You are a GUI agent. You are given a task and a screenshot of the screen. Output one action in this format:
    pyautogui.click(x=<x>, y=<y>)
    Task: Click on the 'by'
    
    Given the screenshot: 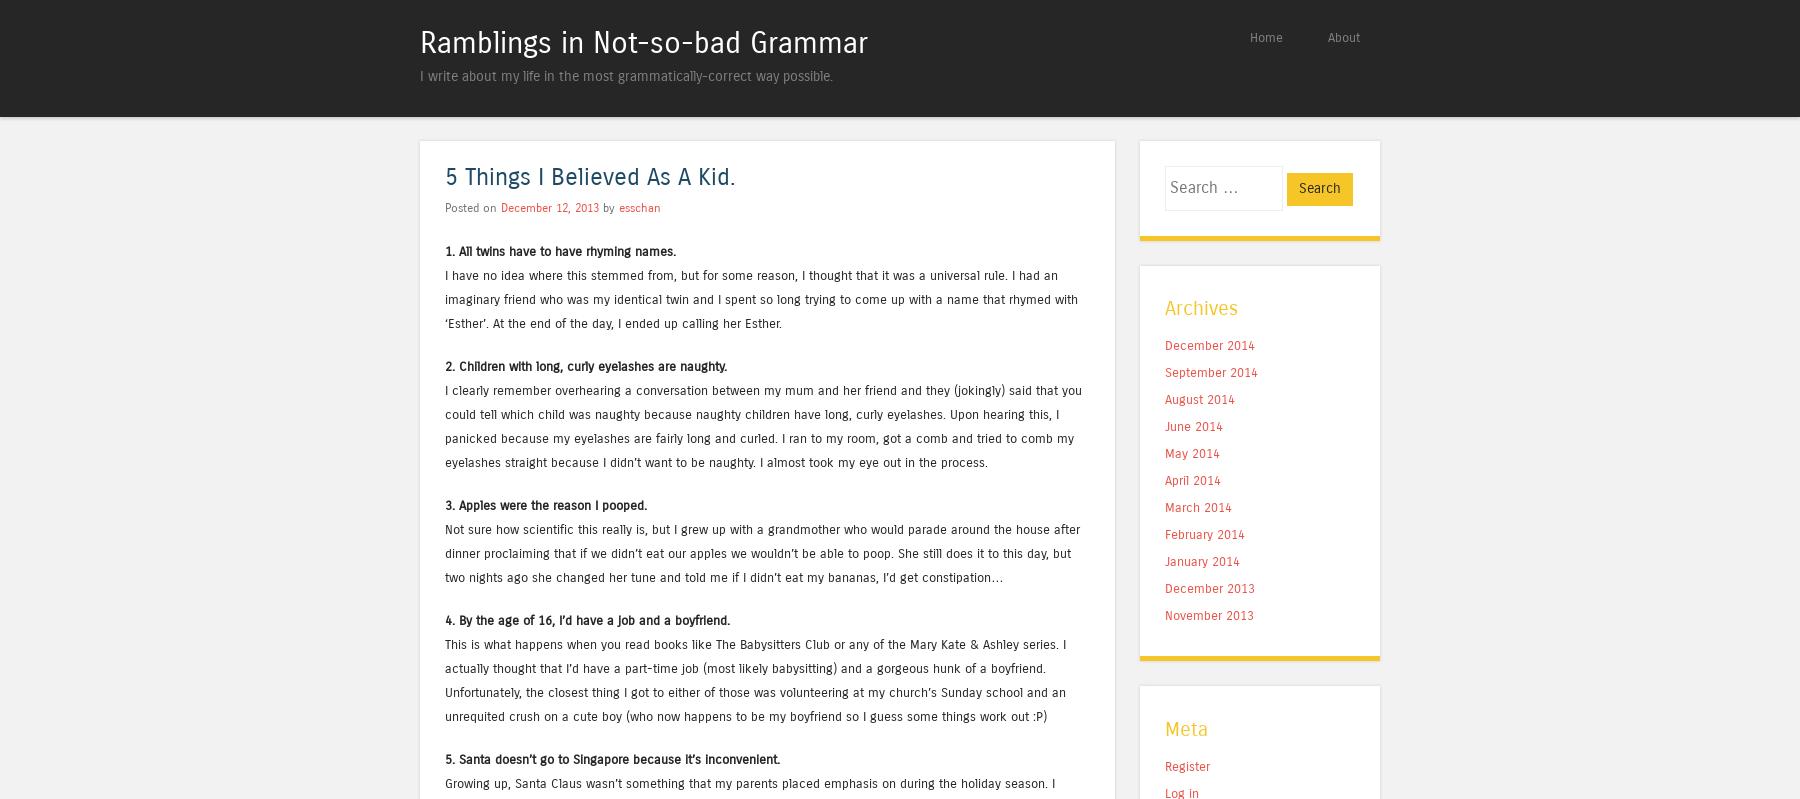 What is the action you would take?
    pyautogui.click(x=608, y=207)
    